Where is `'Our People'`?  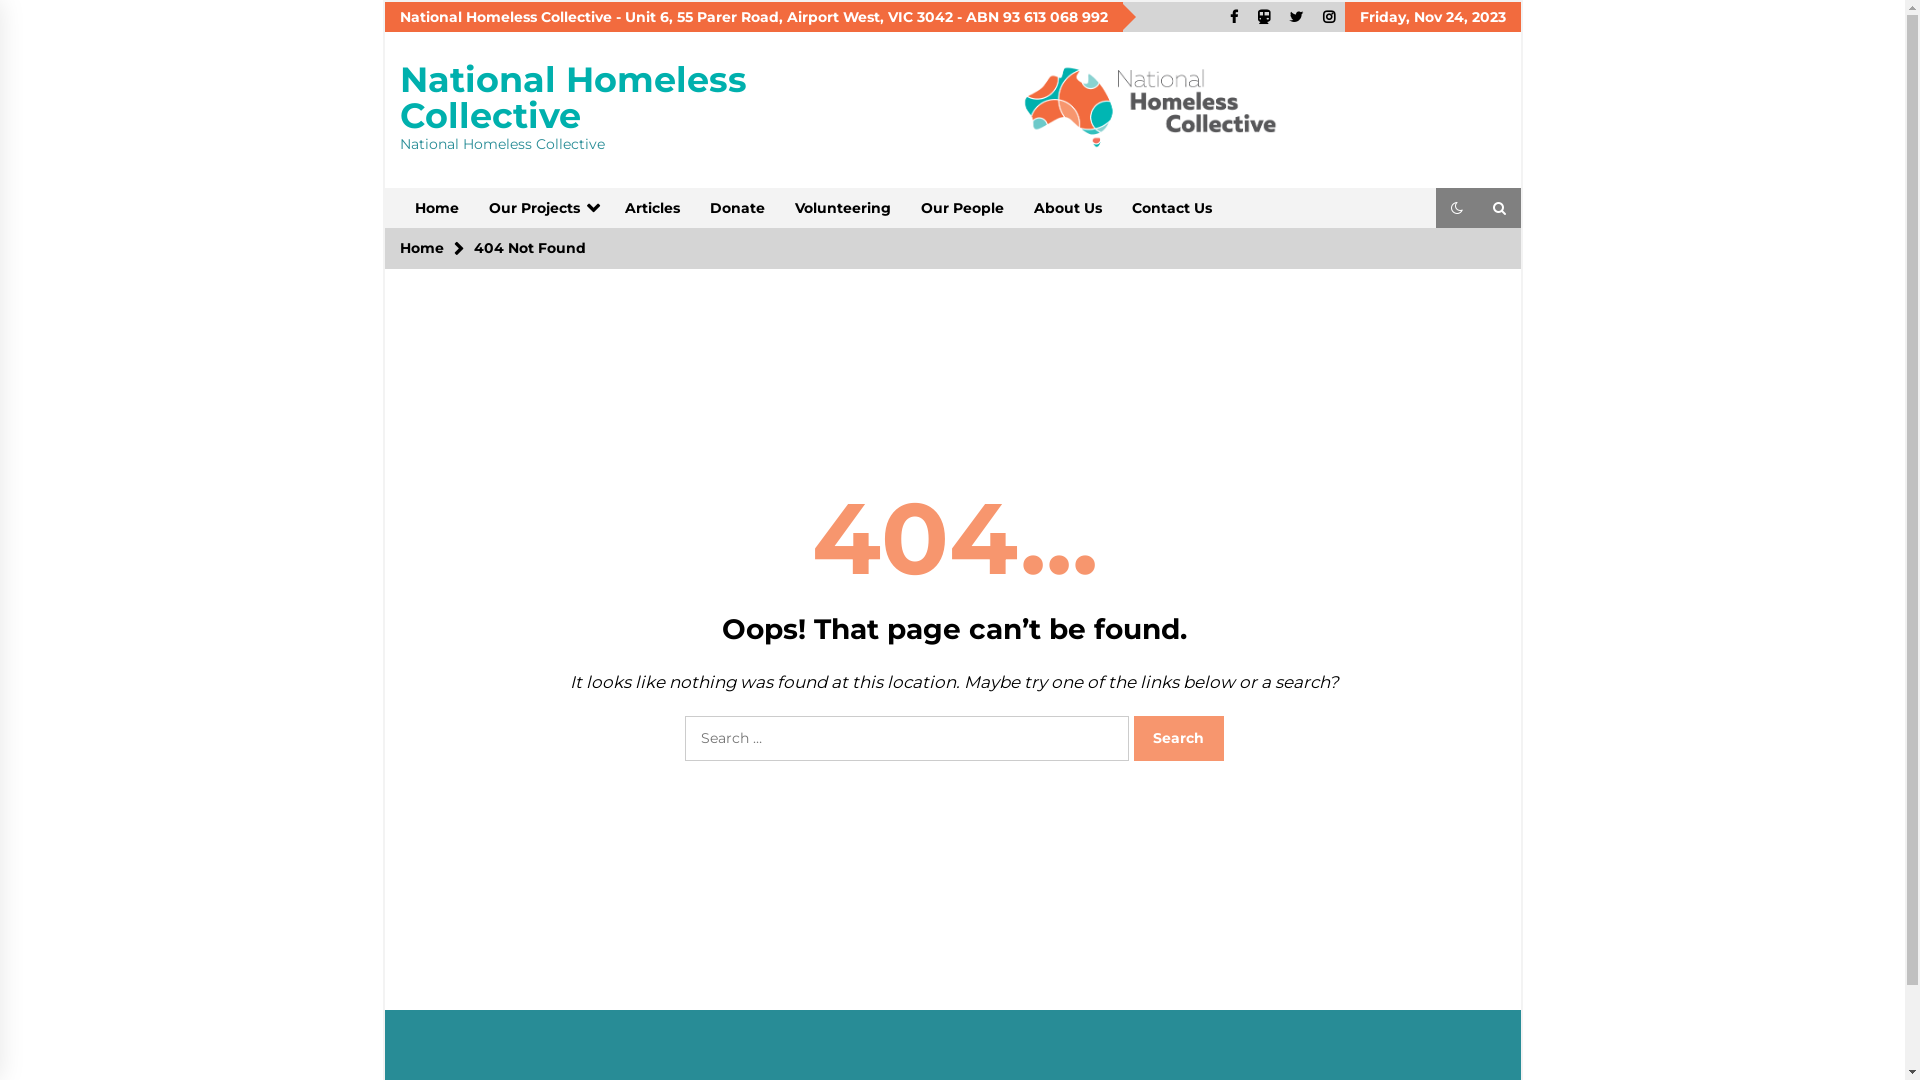 'Our People' is located at coordinates (962, 208).